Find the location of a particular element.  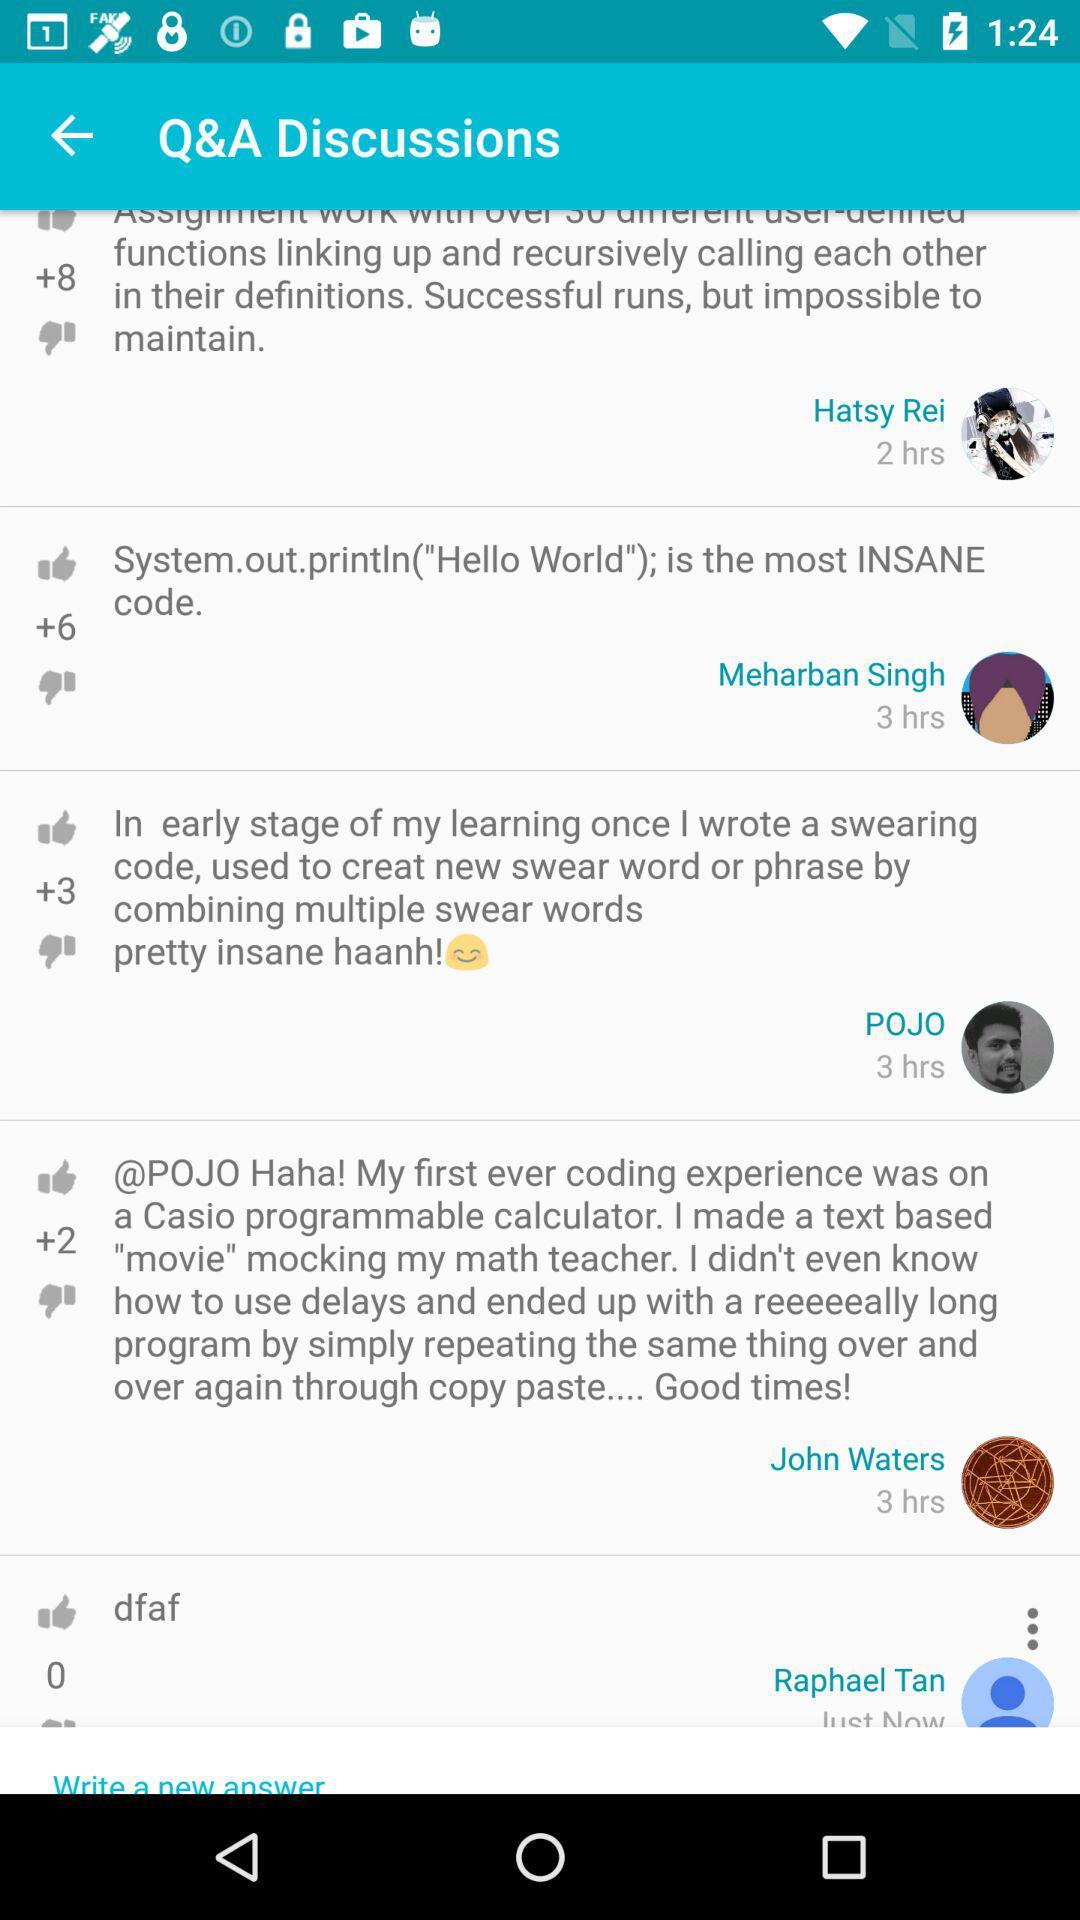

like a comment is located at coordinates (55, 827).